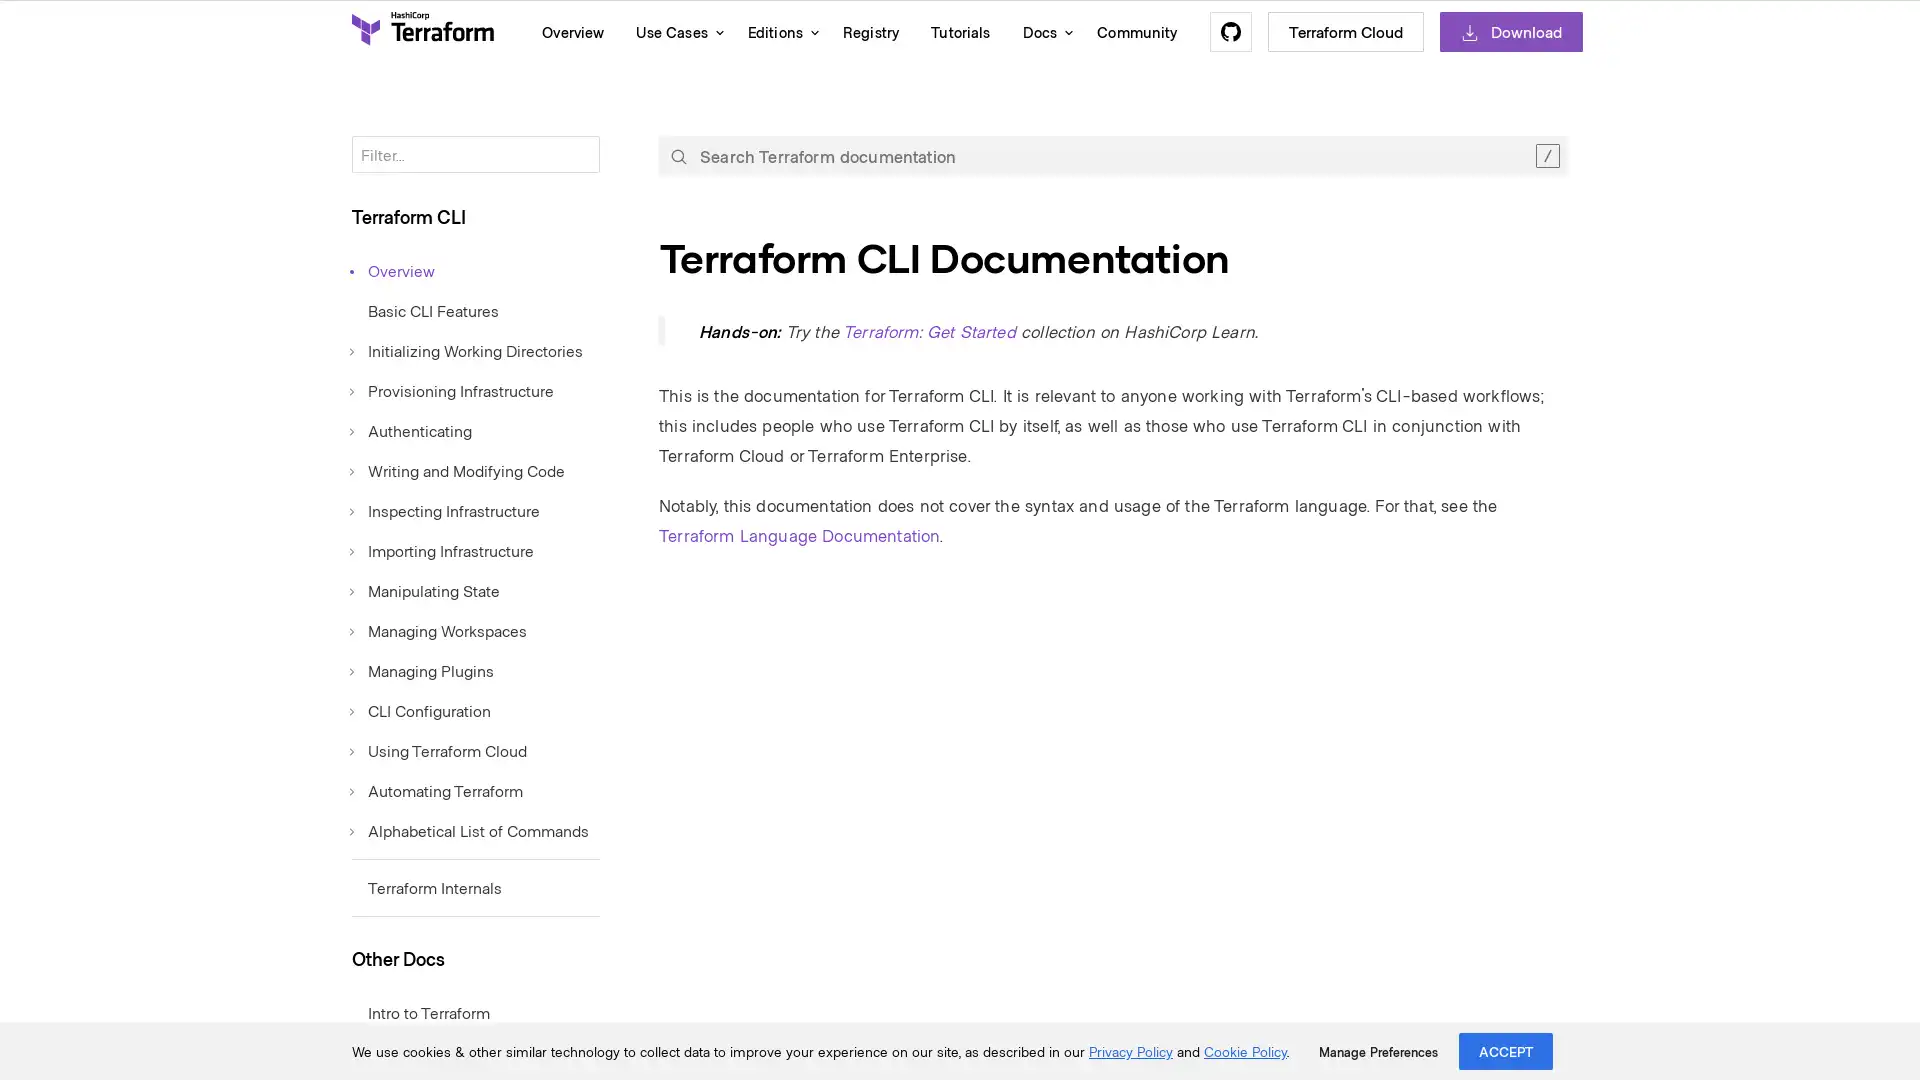  What do you see at coordinates (425, 589) in the screenshot?
I see `Manipulating State` at bounding box center [425, 589].